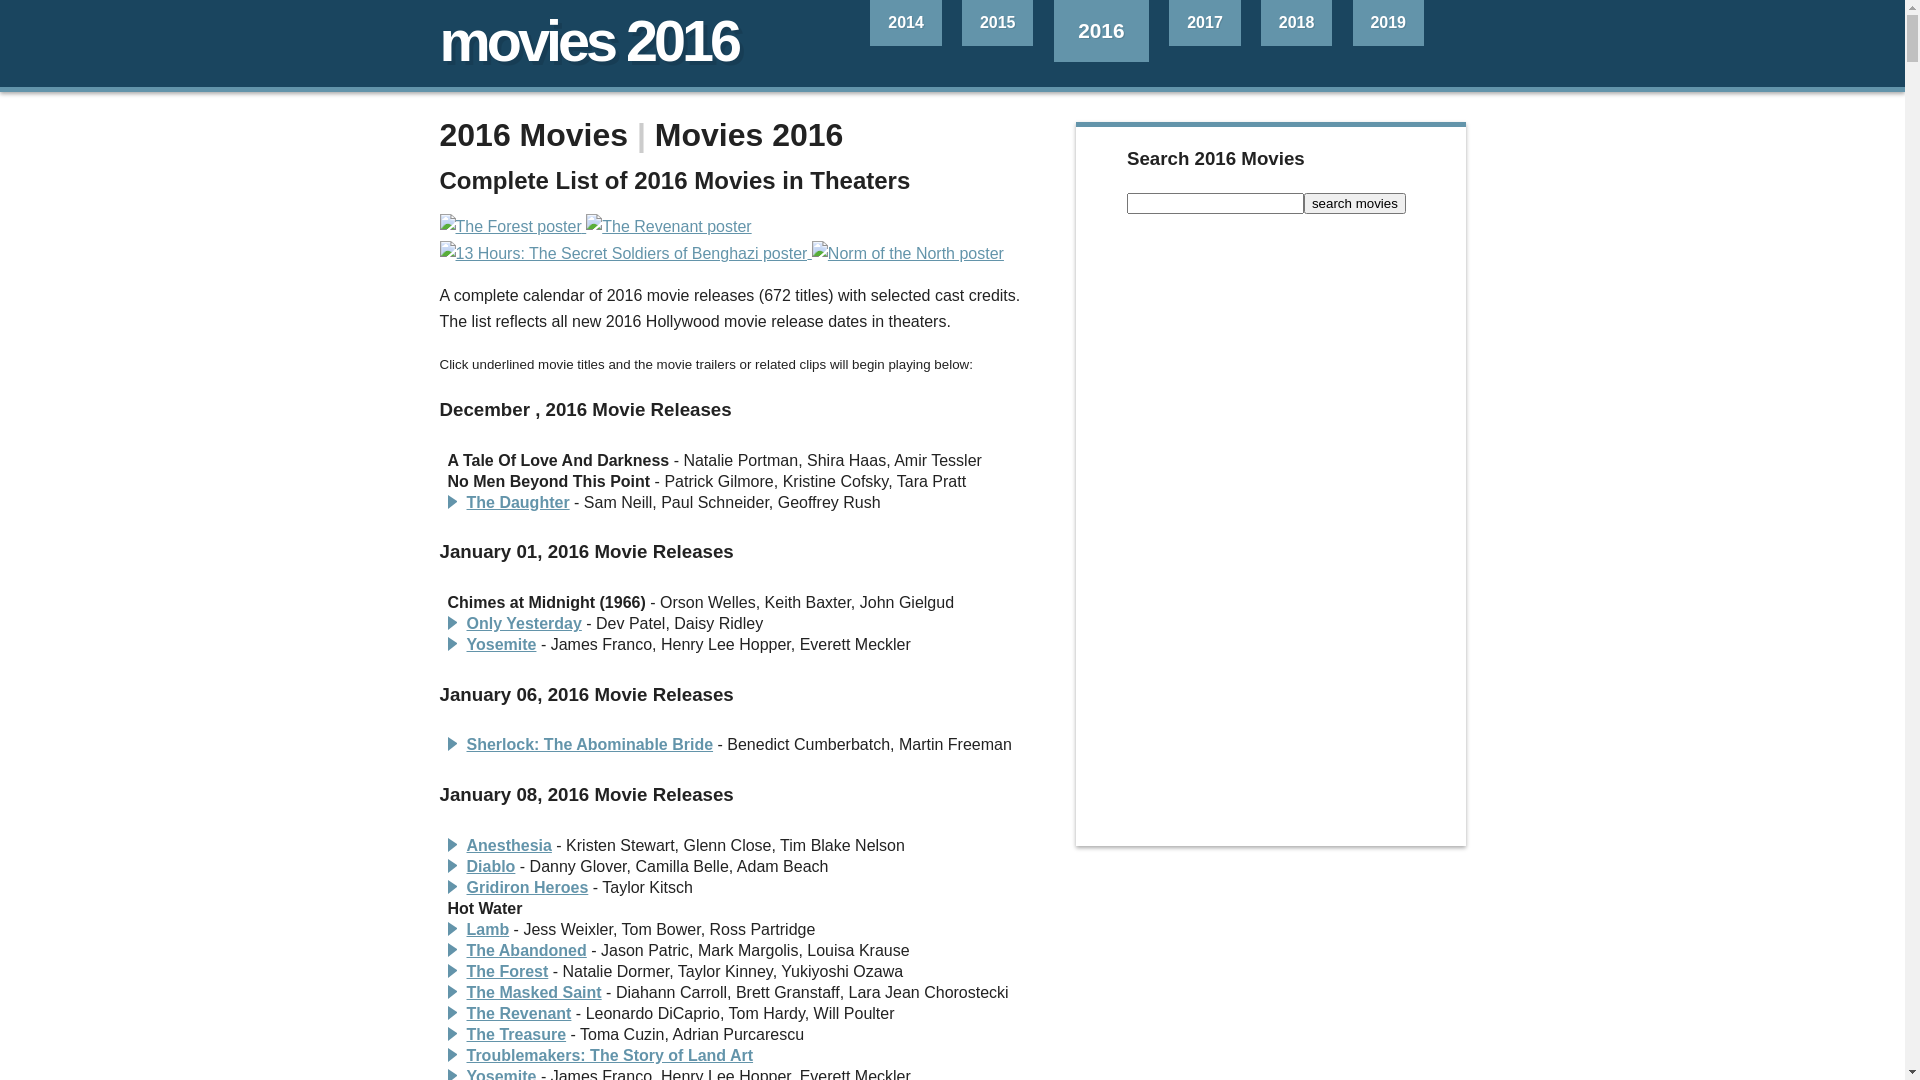 The image size is (1920, 1080). Describe the element at coordinates (1387, 23) in the screenshot. I see `'2019'` at that location.